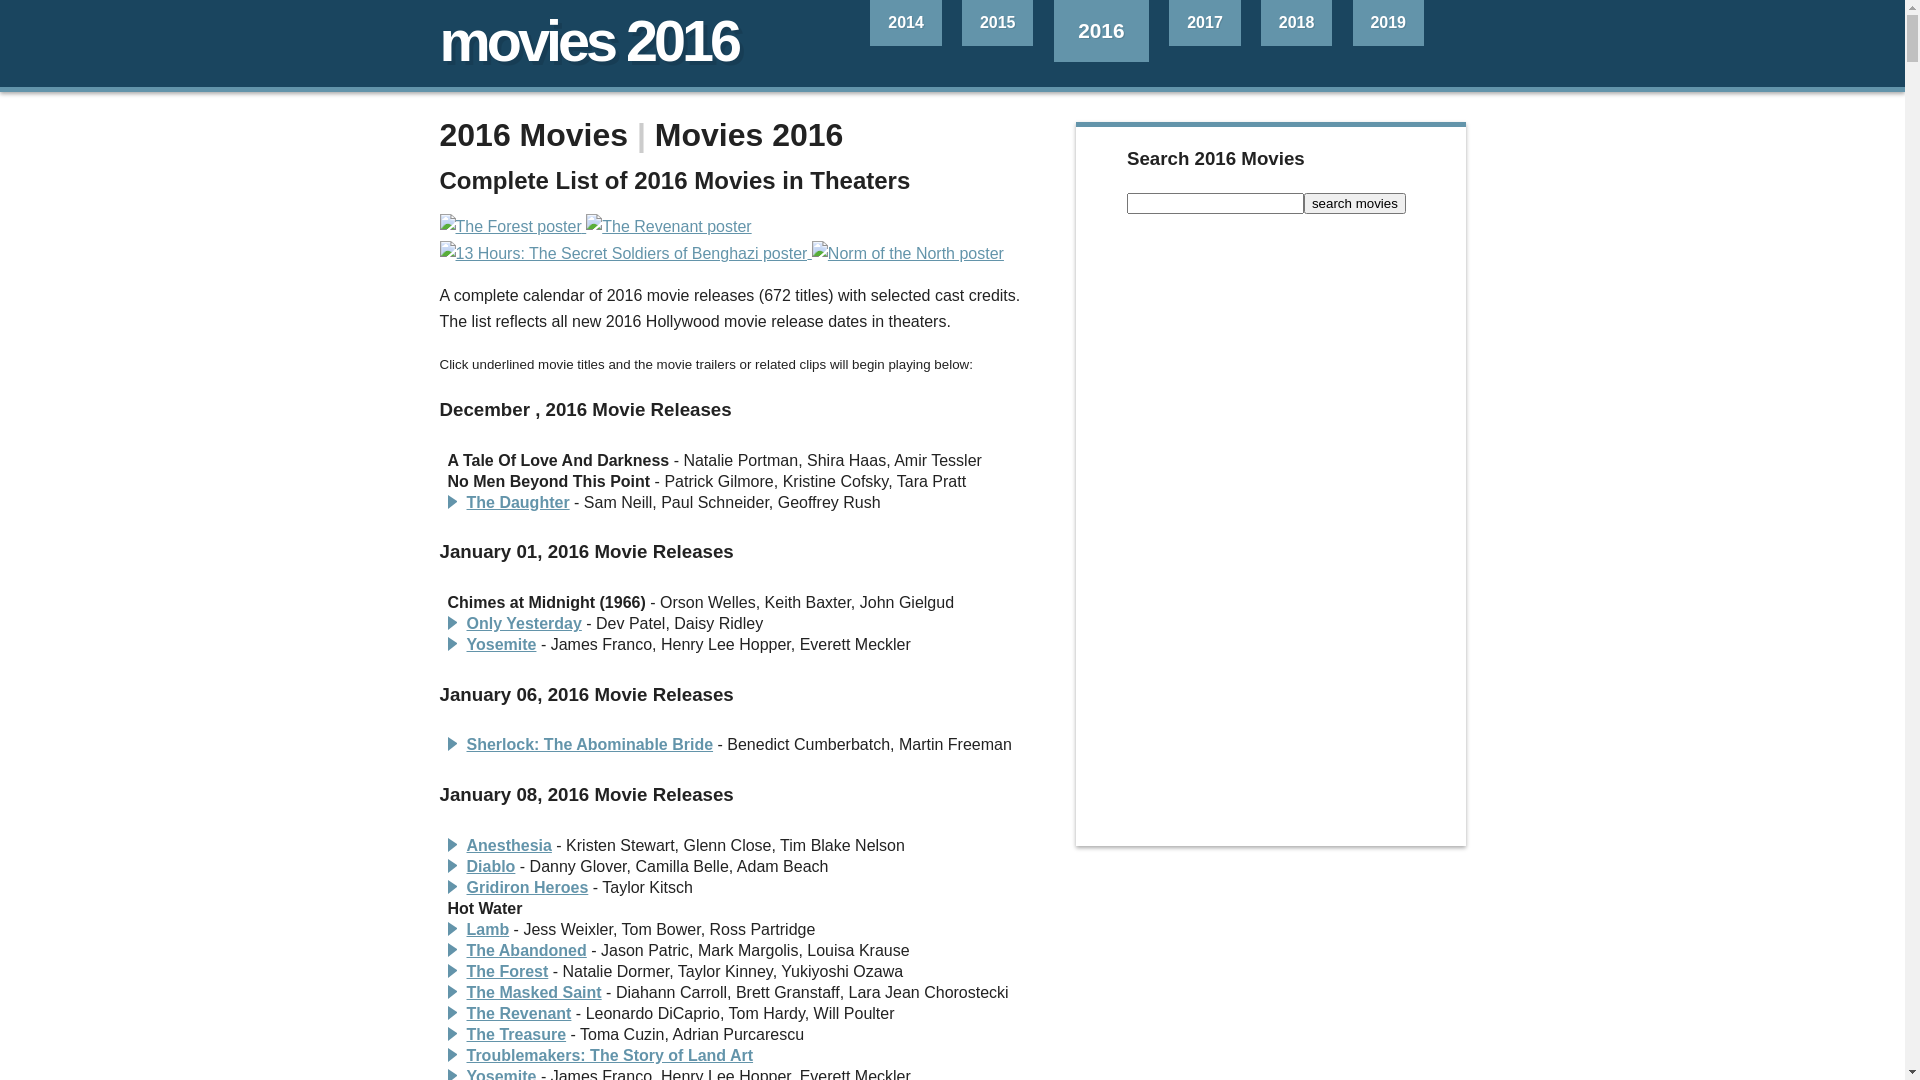 The image size is (1920, 1080). Describe the element at coordinates (1387, 23) in the screenshot. I see `'2019'` at that location.